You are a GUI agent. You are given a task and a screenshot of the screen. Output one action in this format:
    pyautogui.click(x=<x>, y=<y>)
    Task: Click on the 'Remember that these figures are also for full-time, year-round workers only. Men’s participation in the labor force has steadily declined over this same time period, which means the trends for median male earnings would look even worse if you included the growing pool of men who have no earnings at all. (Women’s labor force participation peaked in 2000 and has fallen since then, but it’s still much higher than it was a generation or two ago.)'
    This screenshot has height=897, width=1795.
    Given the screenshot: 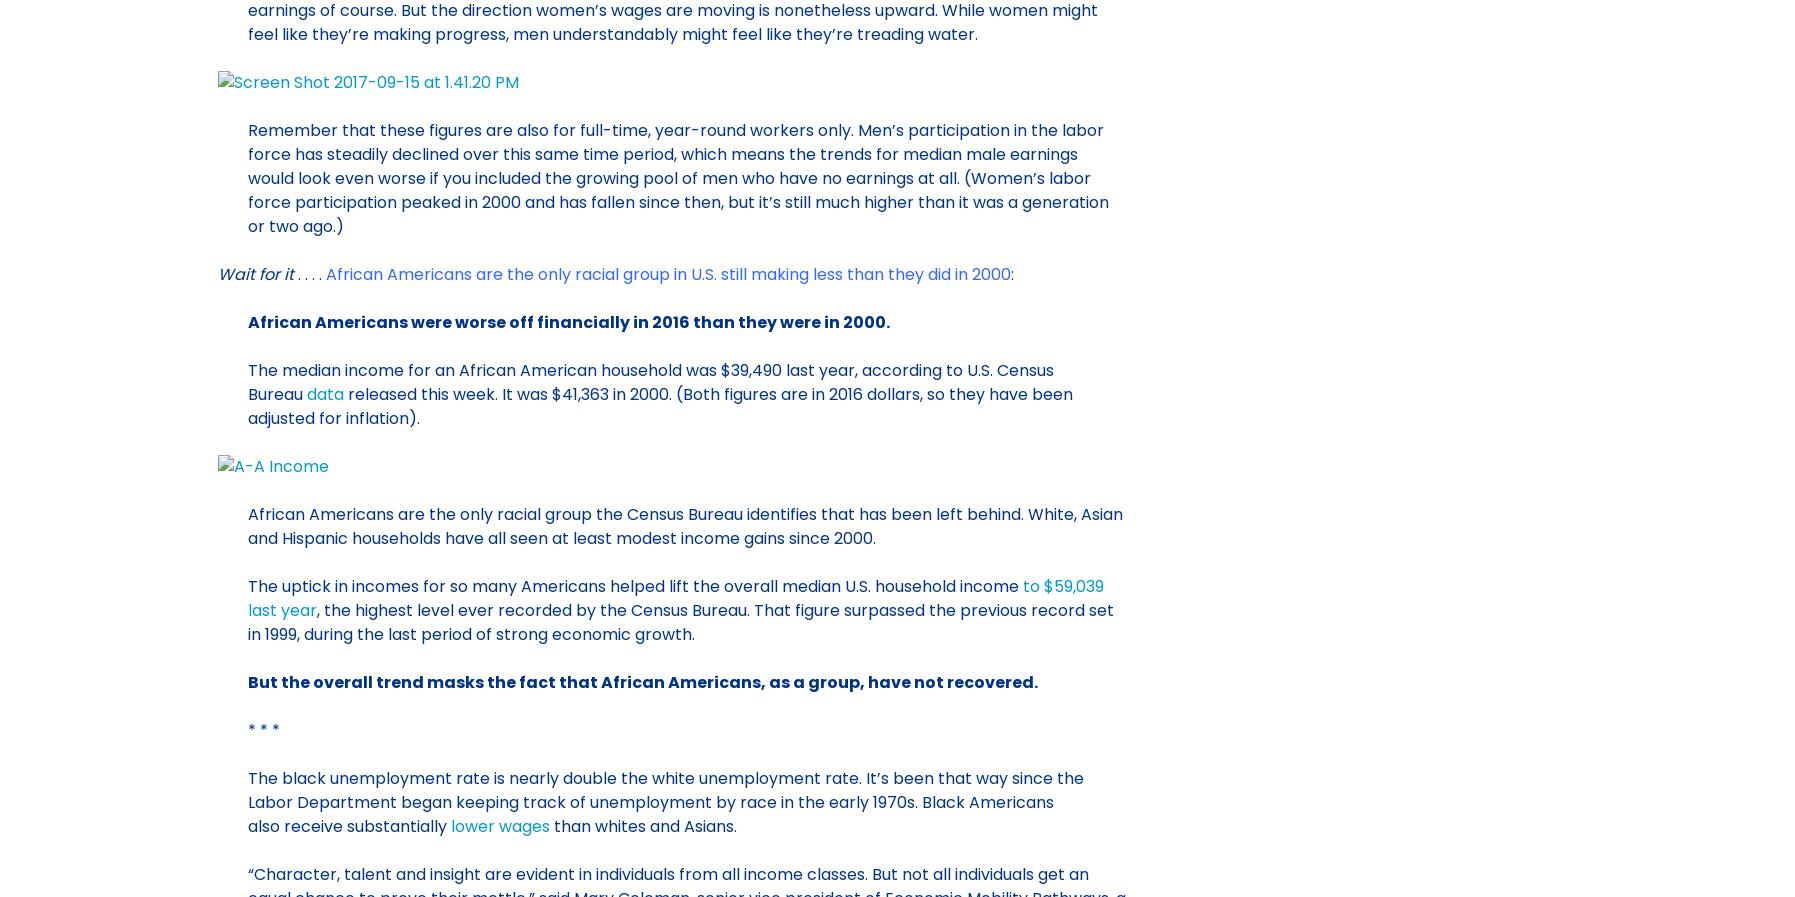 What is the action you would take?
    pyautogui.click(x=676, y=176)
    